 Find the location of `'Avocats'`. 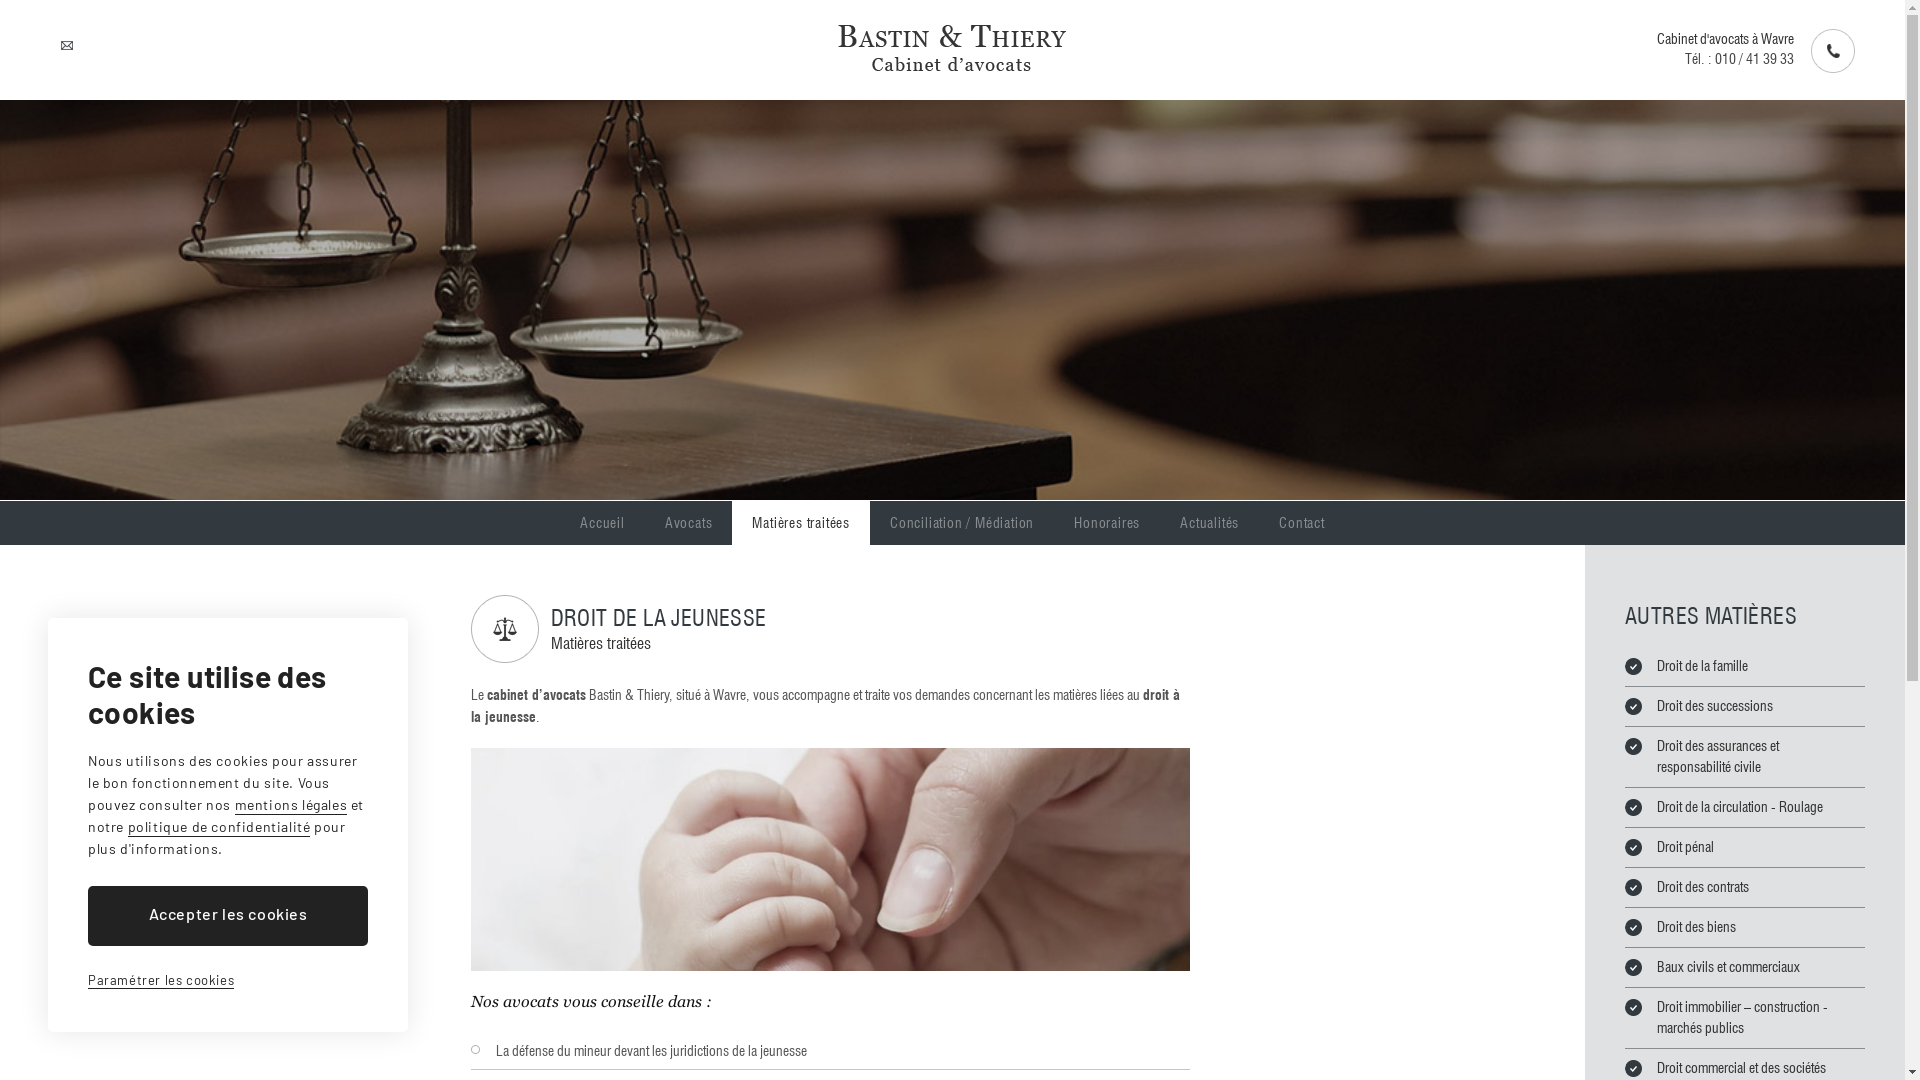

'Avocats' is located at coordinates (689, 522).